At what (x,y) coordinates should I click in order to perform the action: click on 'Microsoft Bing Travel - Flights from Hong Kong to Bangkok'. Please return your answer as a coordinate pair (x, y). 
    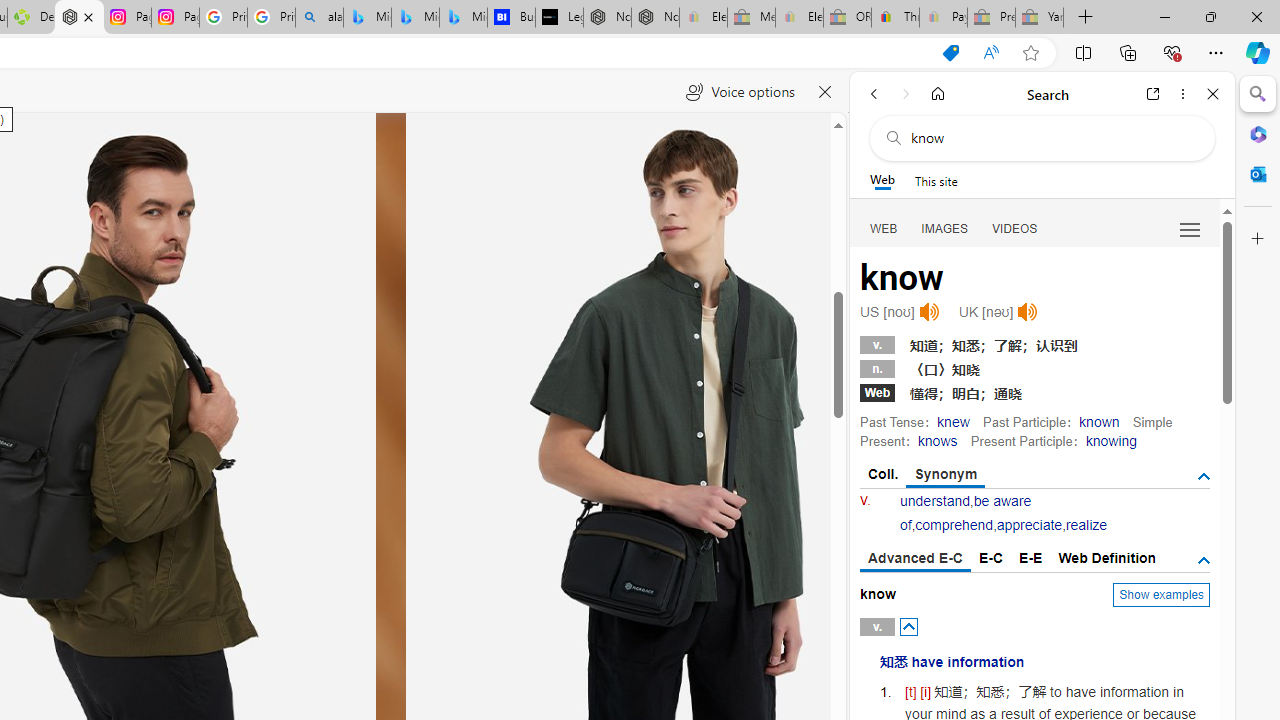
    Looking at the image, I should click on (367, 17).